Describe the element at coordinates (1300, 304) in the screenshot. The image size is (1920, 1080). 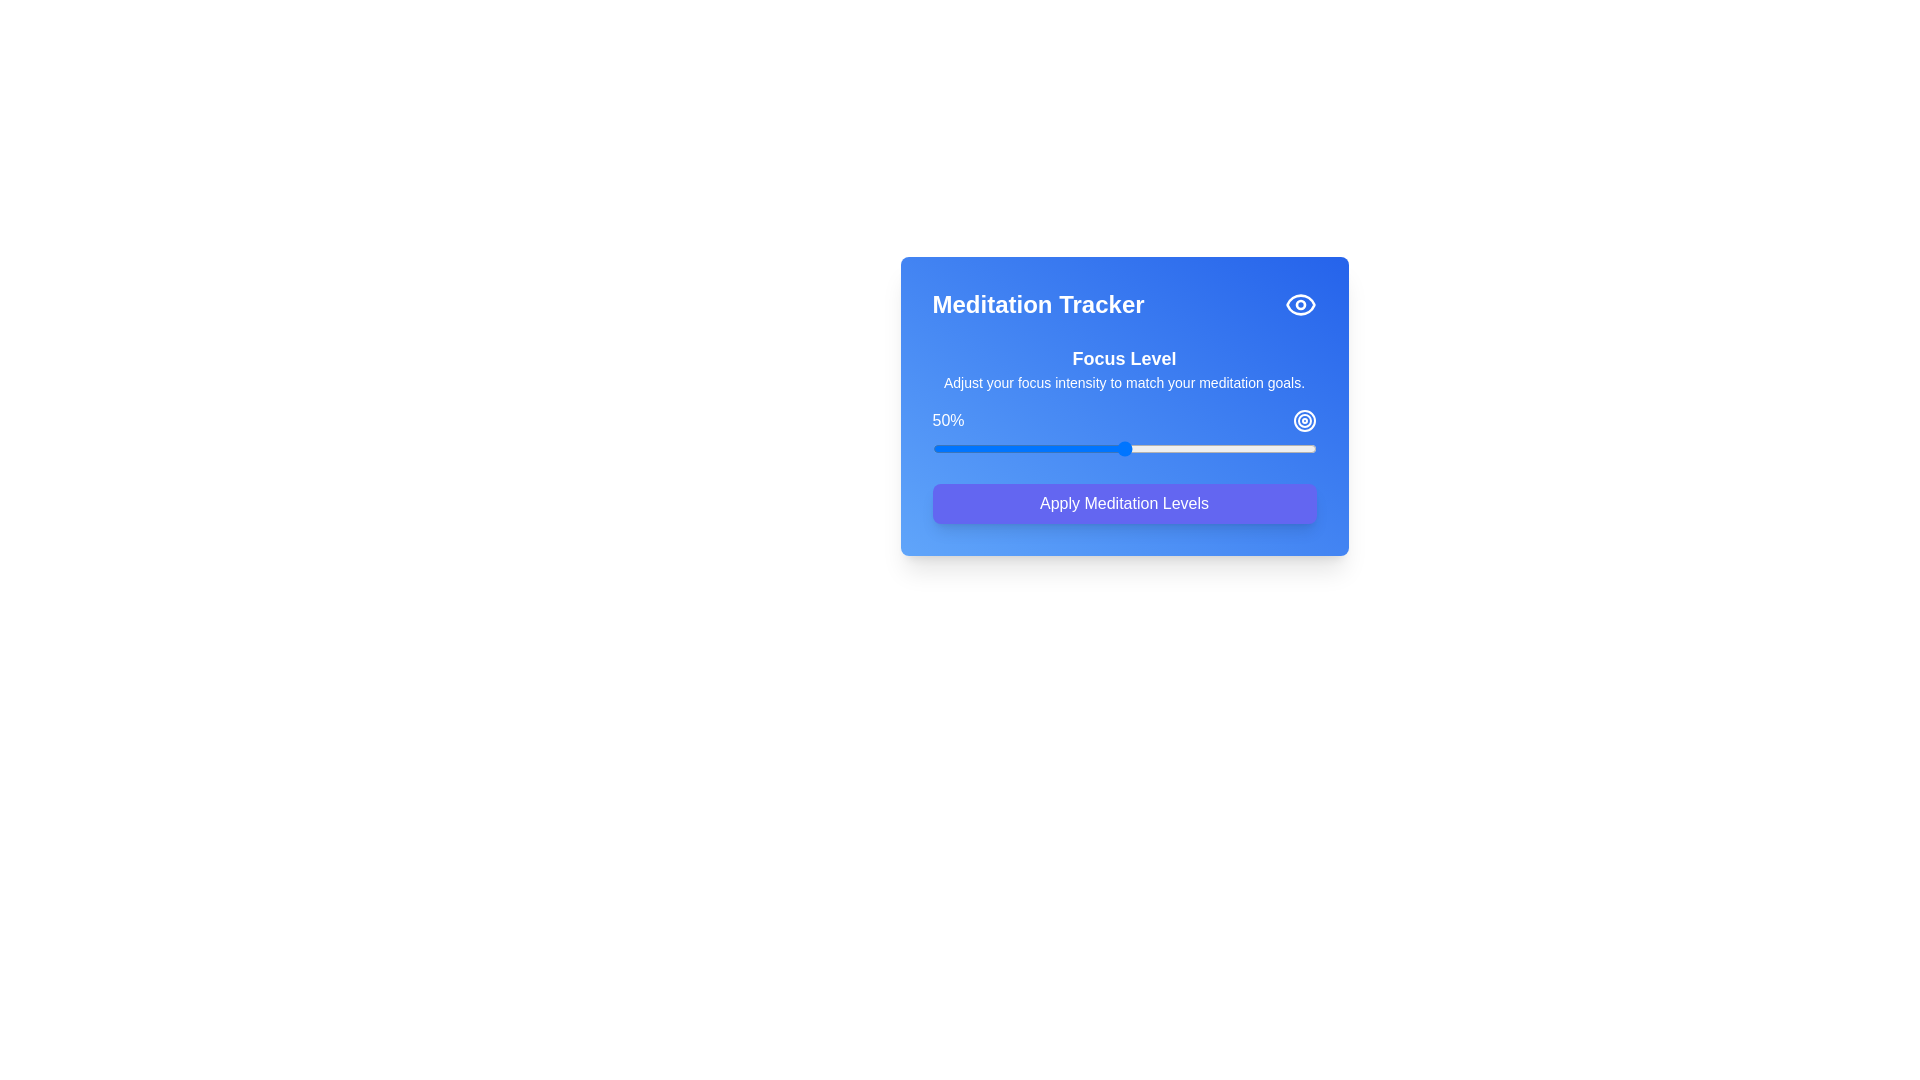
I see `the elliptical arc of the eye icon located in the top-right corner of the 'Meditation Tracker' card's blue header` at that location.